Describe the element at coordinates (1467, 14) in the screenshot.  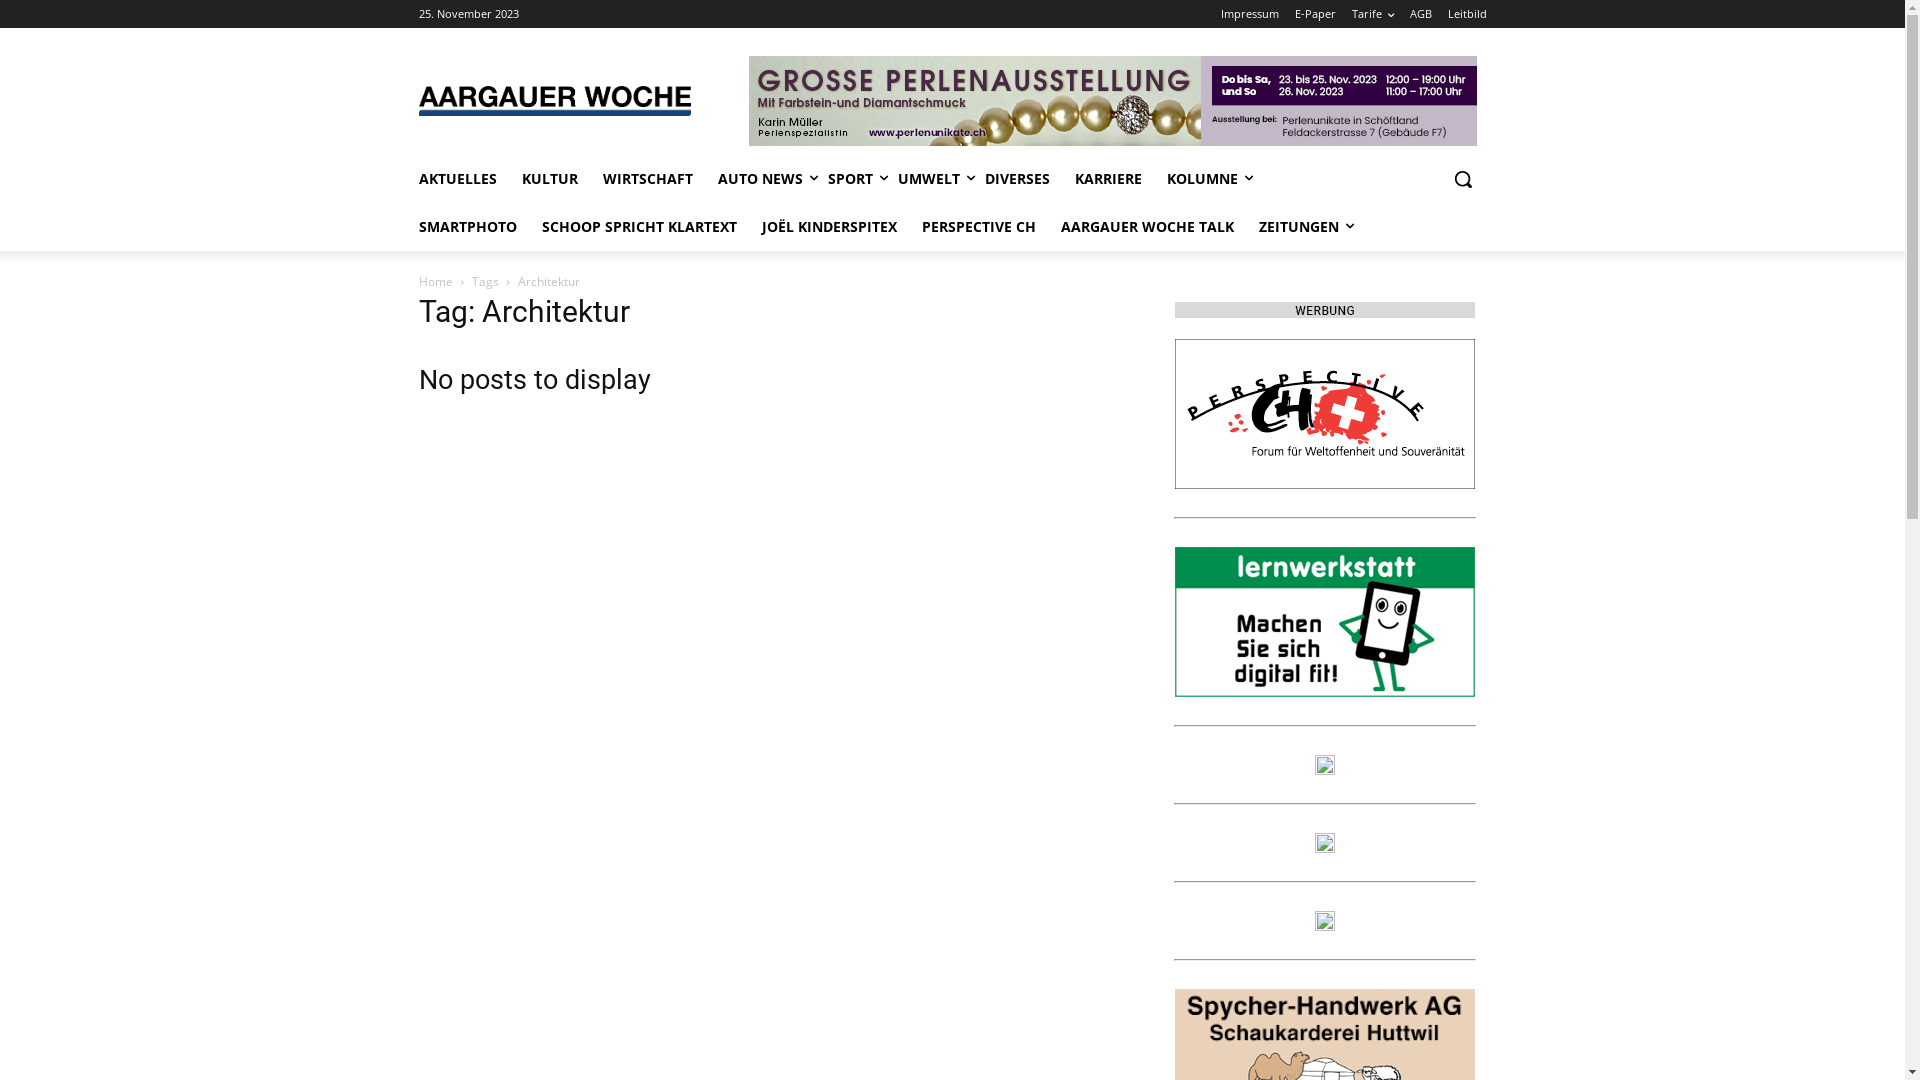
I see `'Leitbild'` at that location.